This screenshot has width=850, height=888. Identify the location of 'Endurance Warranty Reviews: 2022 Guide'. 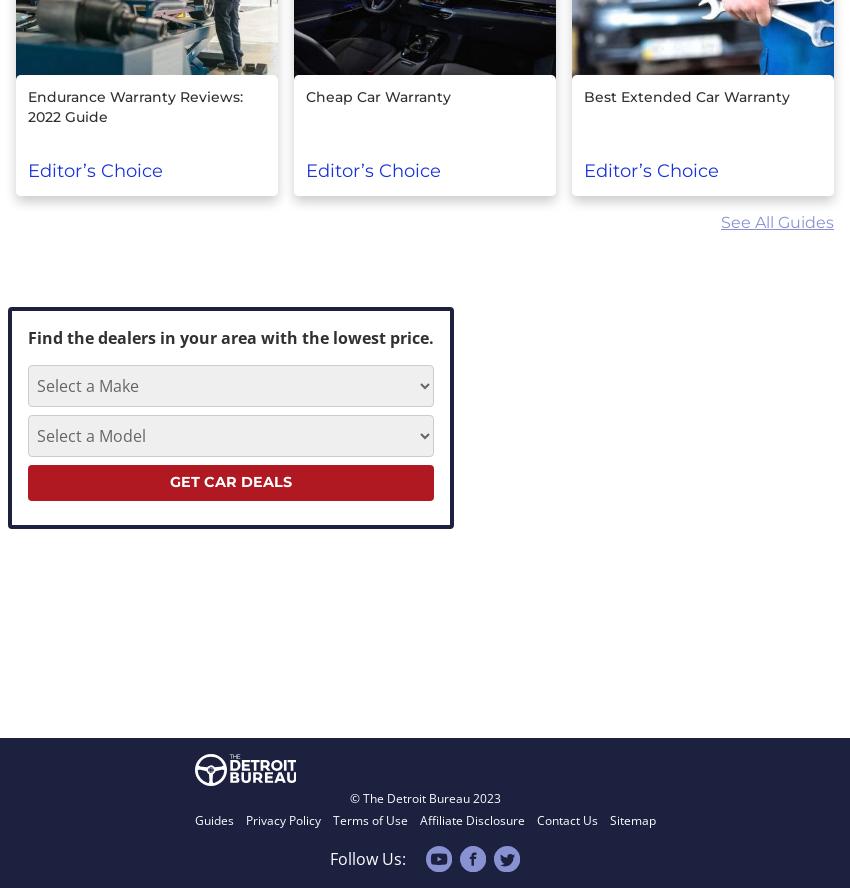
(26, 106).